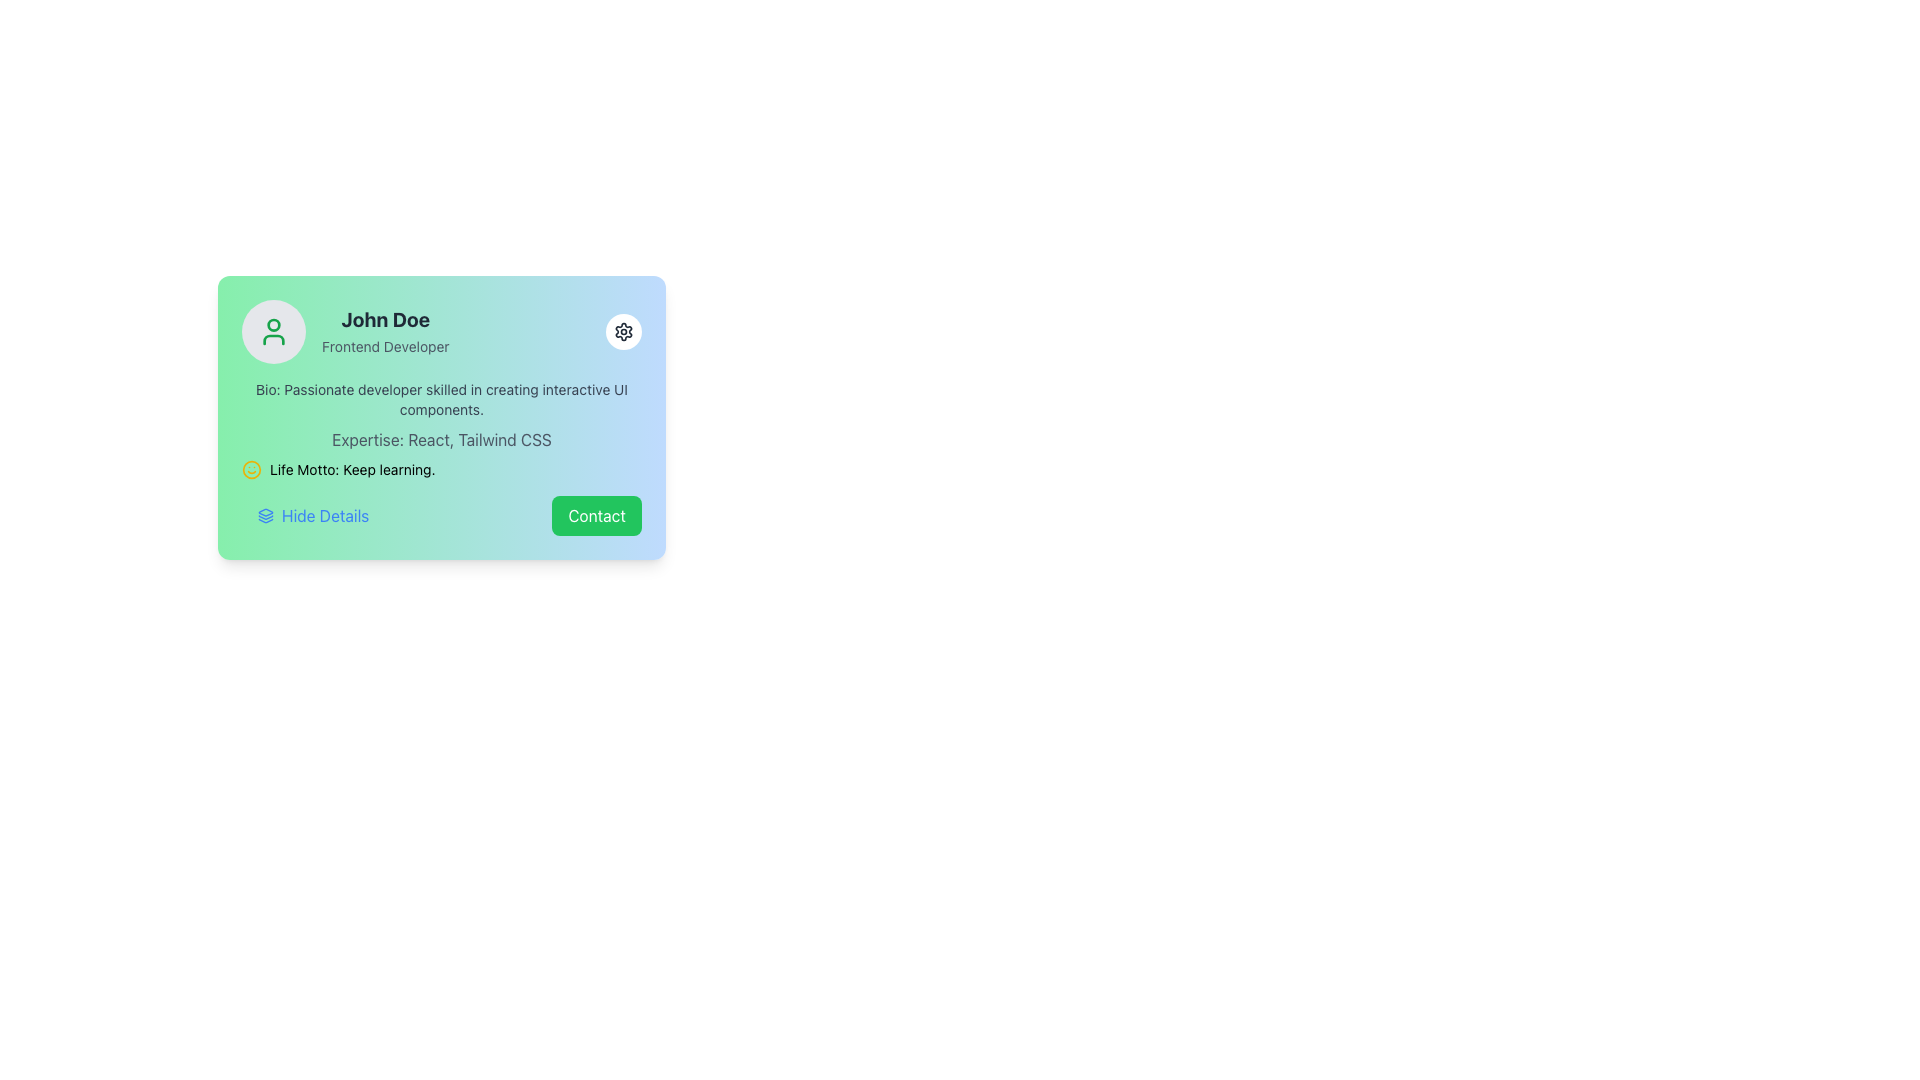 This screenshot has width=1920, height=1080. What do you see at coordinates (272, 323) in the screenshot?
I see `the circular graphic element representing a user's head in the SVG profile icon located at the top-left of the gradient card` at bounding box center [272, 323].